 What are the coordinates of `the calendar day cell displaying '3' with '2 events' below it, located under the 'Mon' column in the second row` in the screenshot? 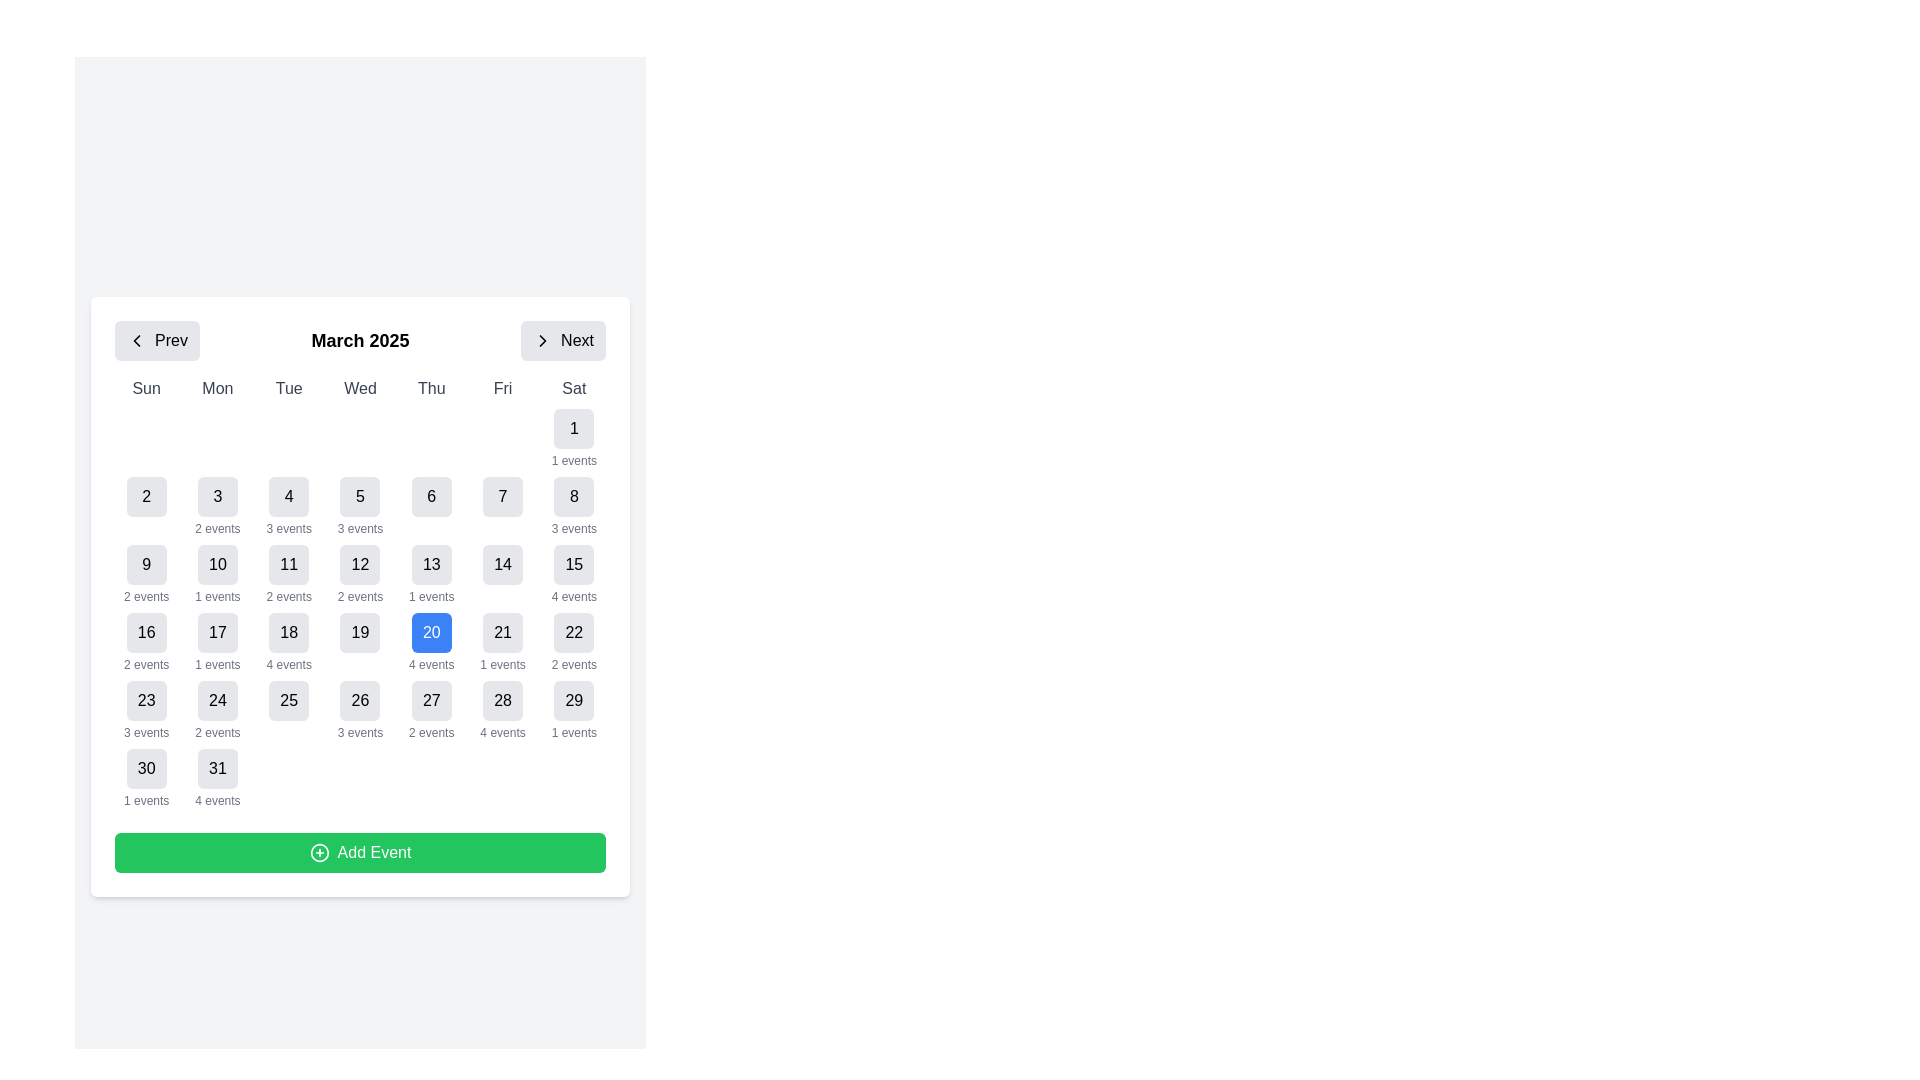 It's located at (217, 505).